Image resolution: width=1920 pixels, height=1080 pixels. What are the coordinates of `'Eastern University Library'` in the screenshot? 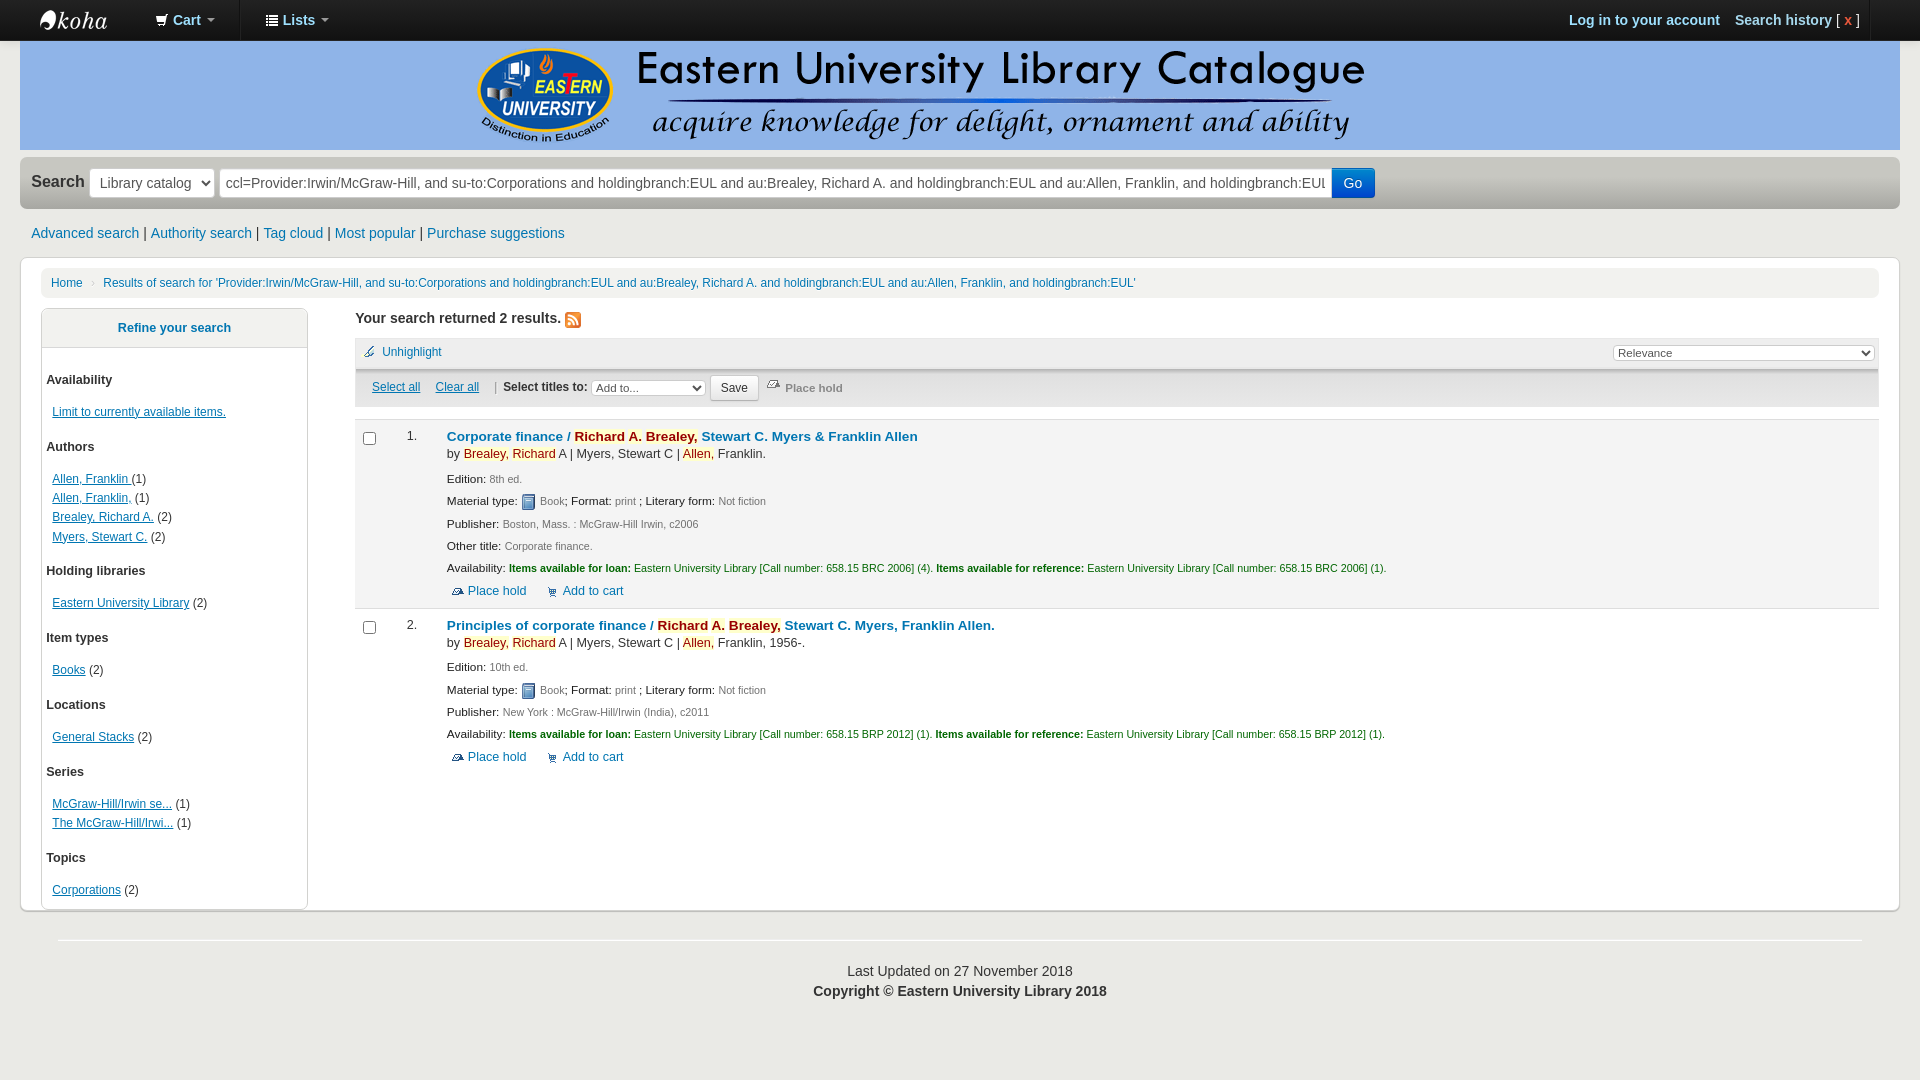 It's located at (119, 601).